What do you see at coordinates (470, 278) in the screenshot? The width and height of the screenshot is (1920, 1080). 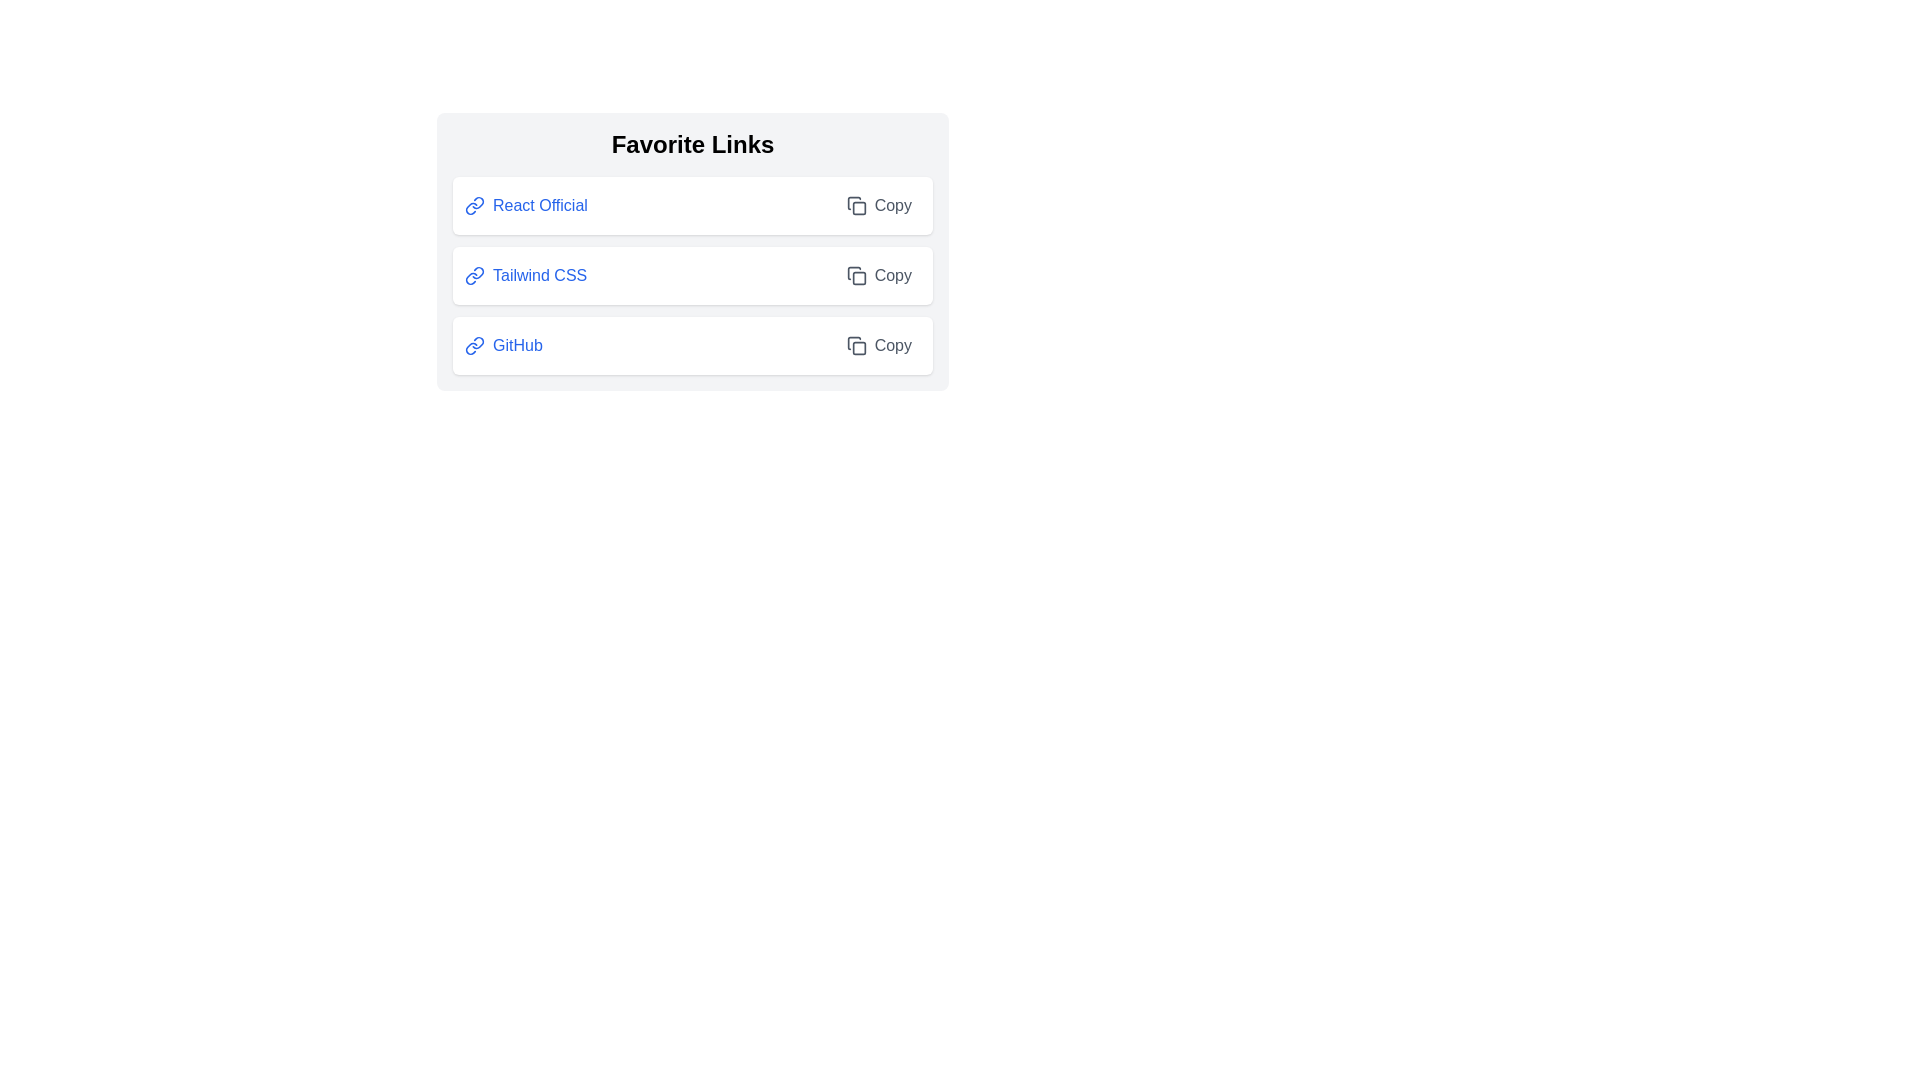 I see `bottom-left curved line of the SVG chain link icon for 'Tailwind CSS' in the 'Favorite Links' section` at bounding box center [470, 278].